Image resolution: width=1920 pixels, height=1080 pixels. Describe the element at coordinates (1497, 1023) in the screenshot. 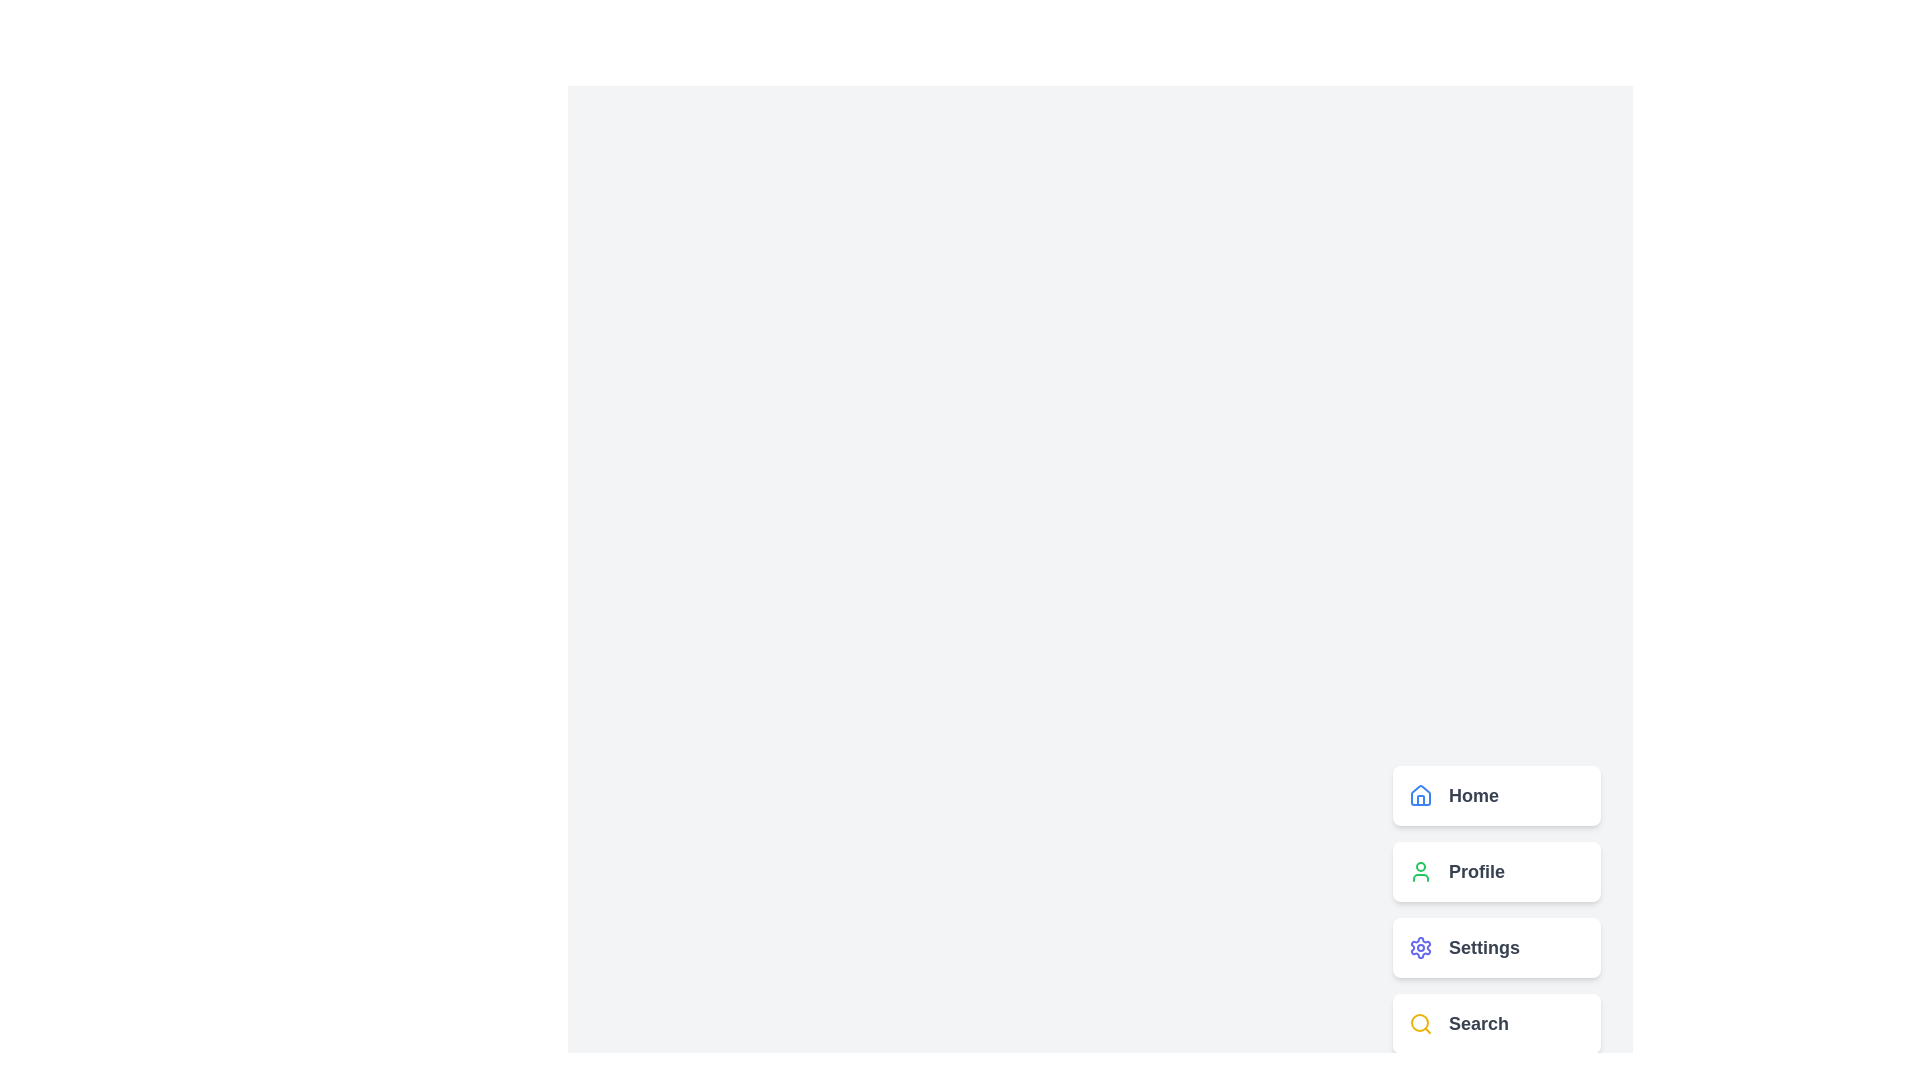

I see `the 'Search' menu option to activate it` at that location.